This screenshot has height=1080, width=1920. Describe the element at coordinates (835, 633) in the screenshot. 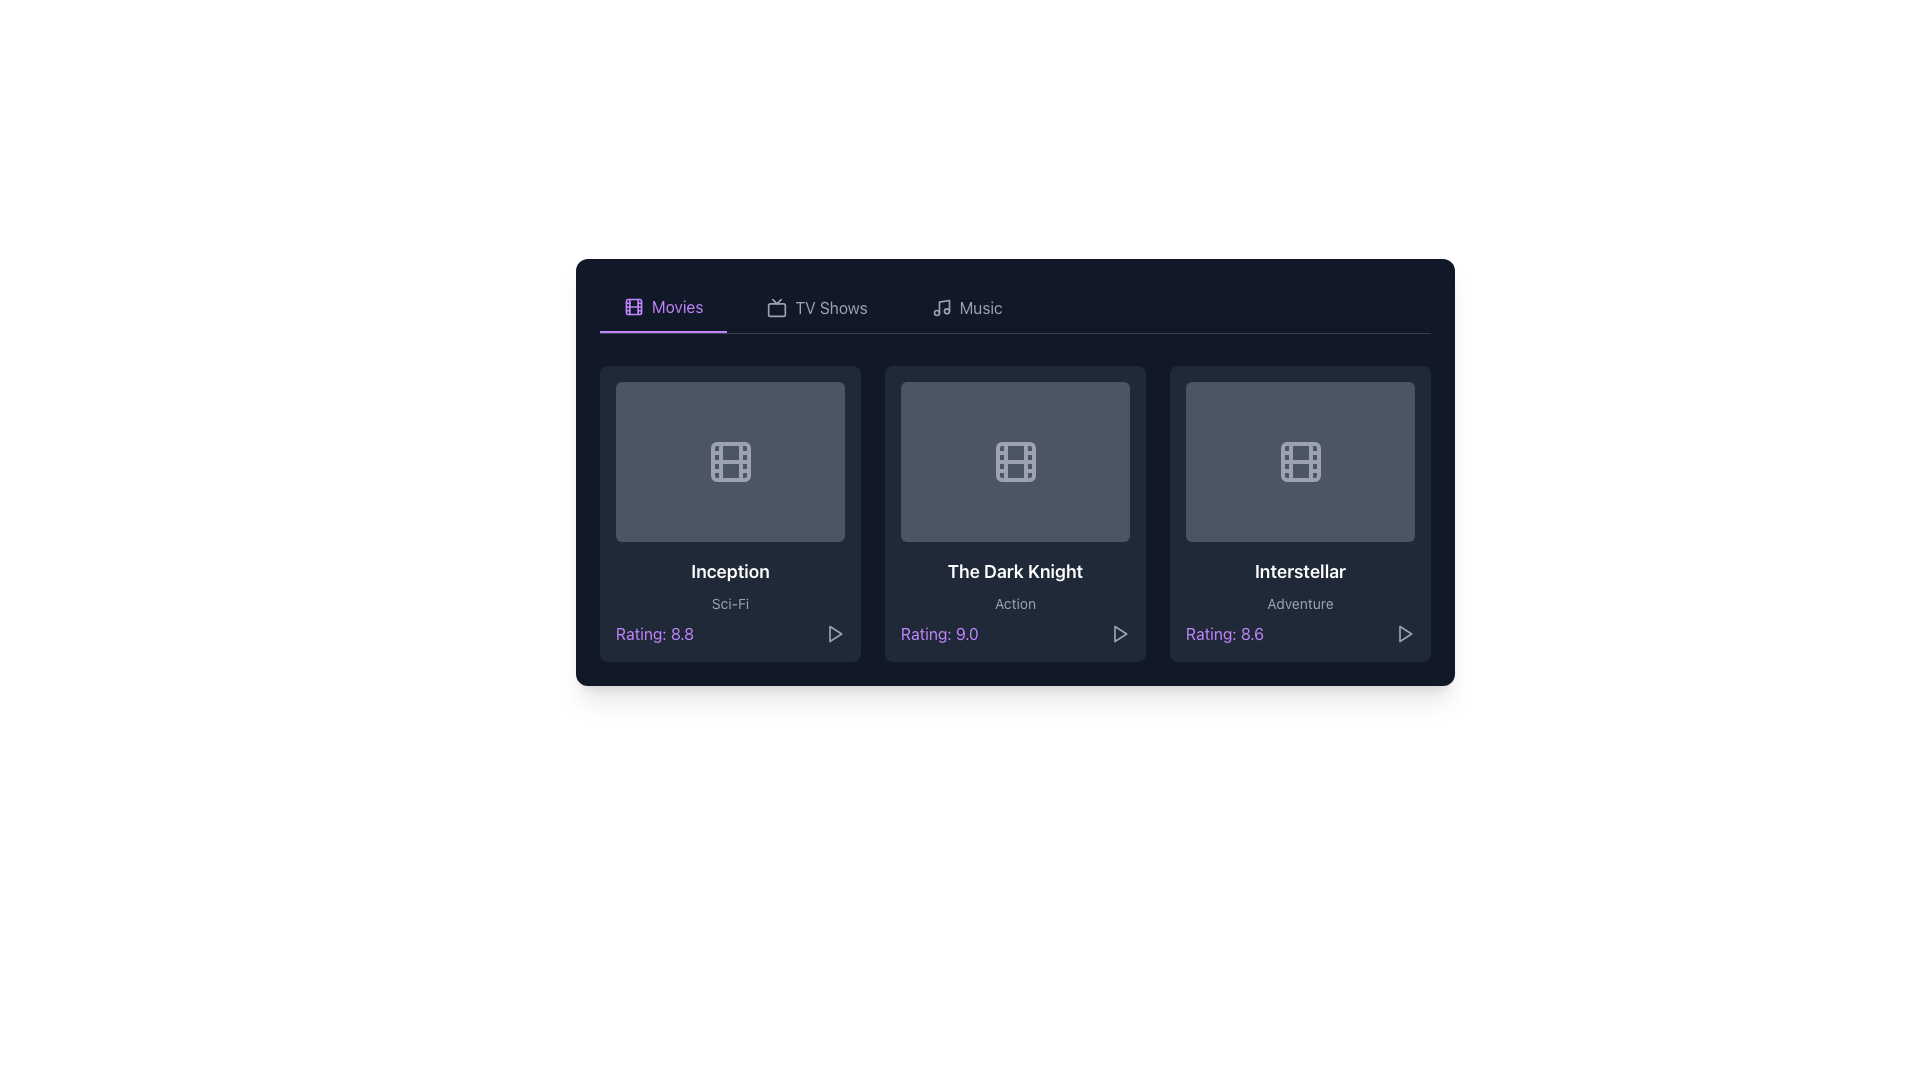

I see `the play button located to the right of the text 'Rating: 8.8'` at that location.